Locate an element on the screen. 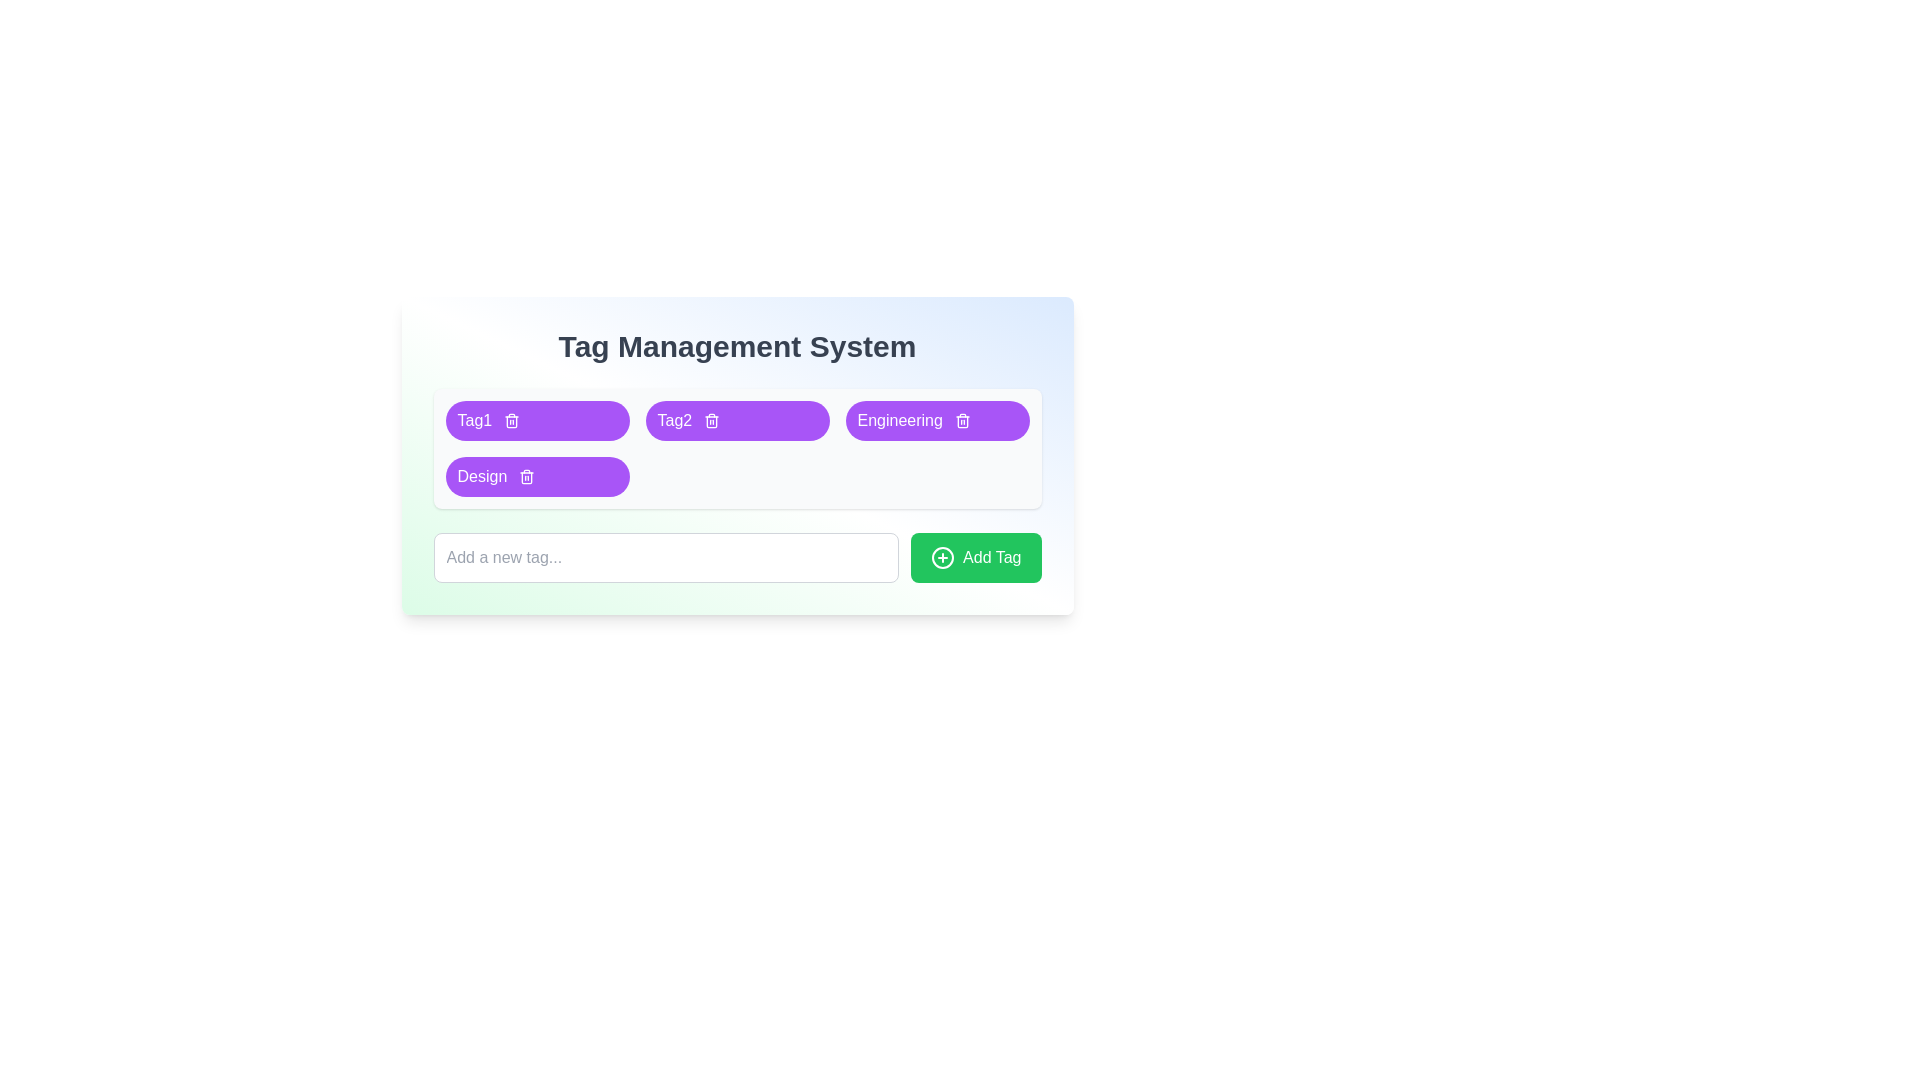 This screenshot has height=1080, width=1920. the first tag label is located at coordinates (473, 419).